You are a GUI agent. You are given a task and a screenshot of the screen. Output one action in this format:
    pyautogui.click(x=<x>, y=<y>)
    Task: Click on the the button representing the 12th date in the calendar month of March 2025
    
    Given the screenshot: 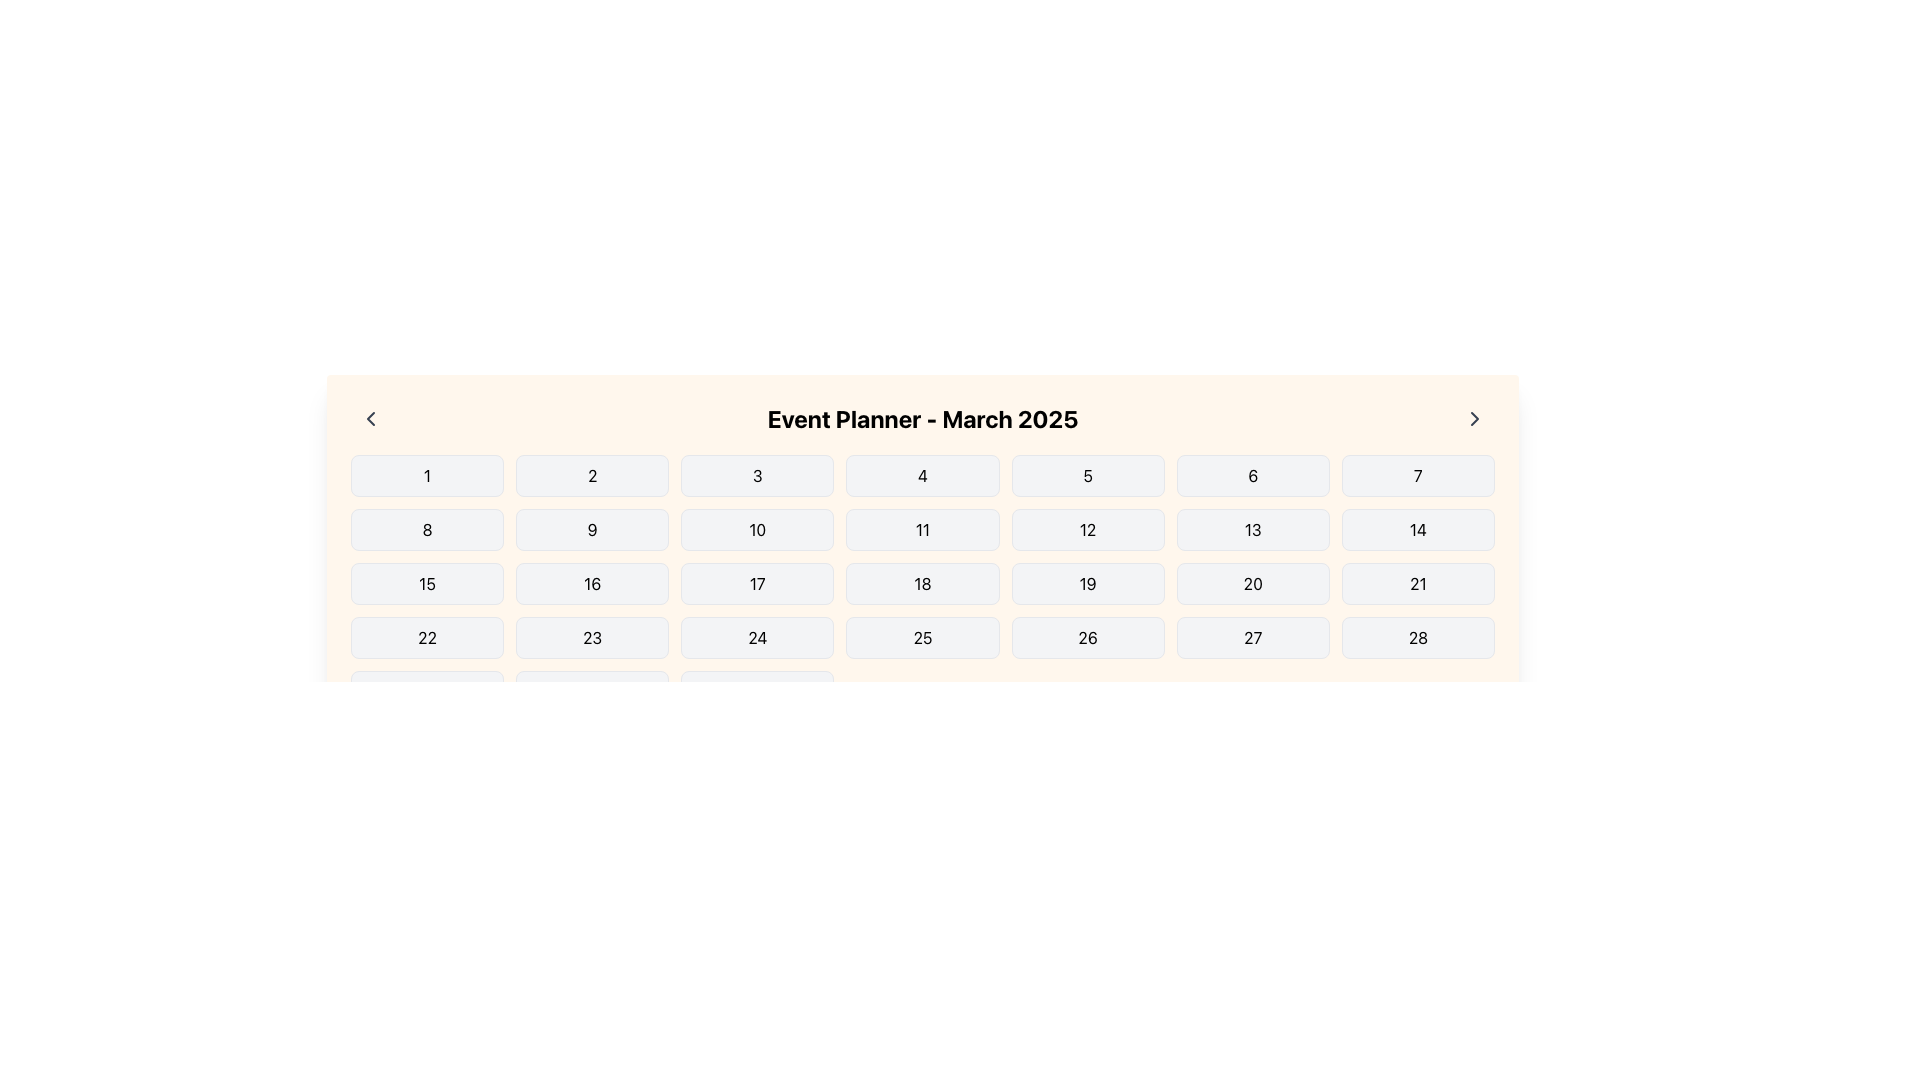 What is the action you would take?
    pyautogui.click(x=1087, y=528)
    